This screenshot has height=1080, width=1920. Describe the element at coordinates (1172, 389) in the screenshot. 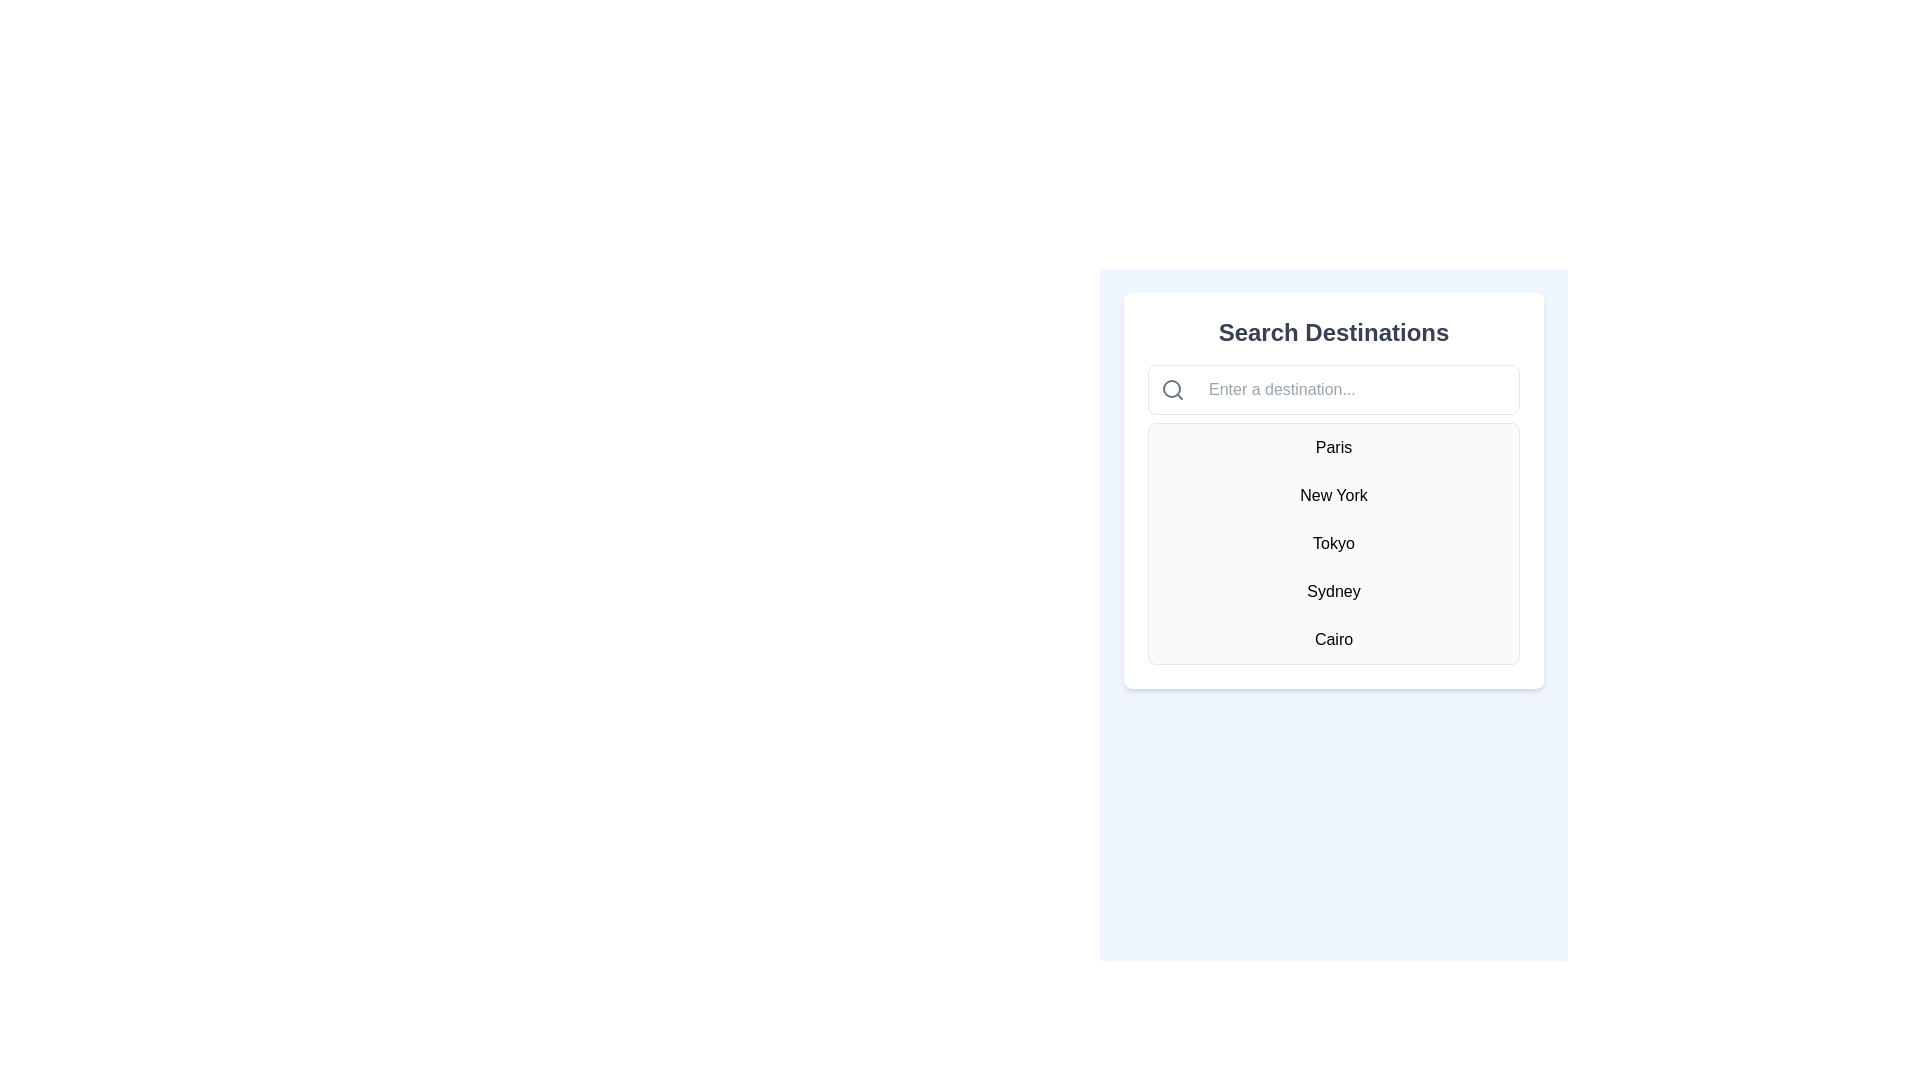

I see `the magnifying glass icon located at the top-left section within the input field labeled 'Enter a destination...', which is recognizable by its circular outline and gray color` at that location.